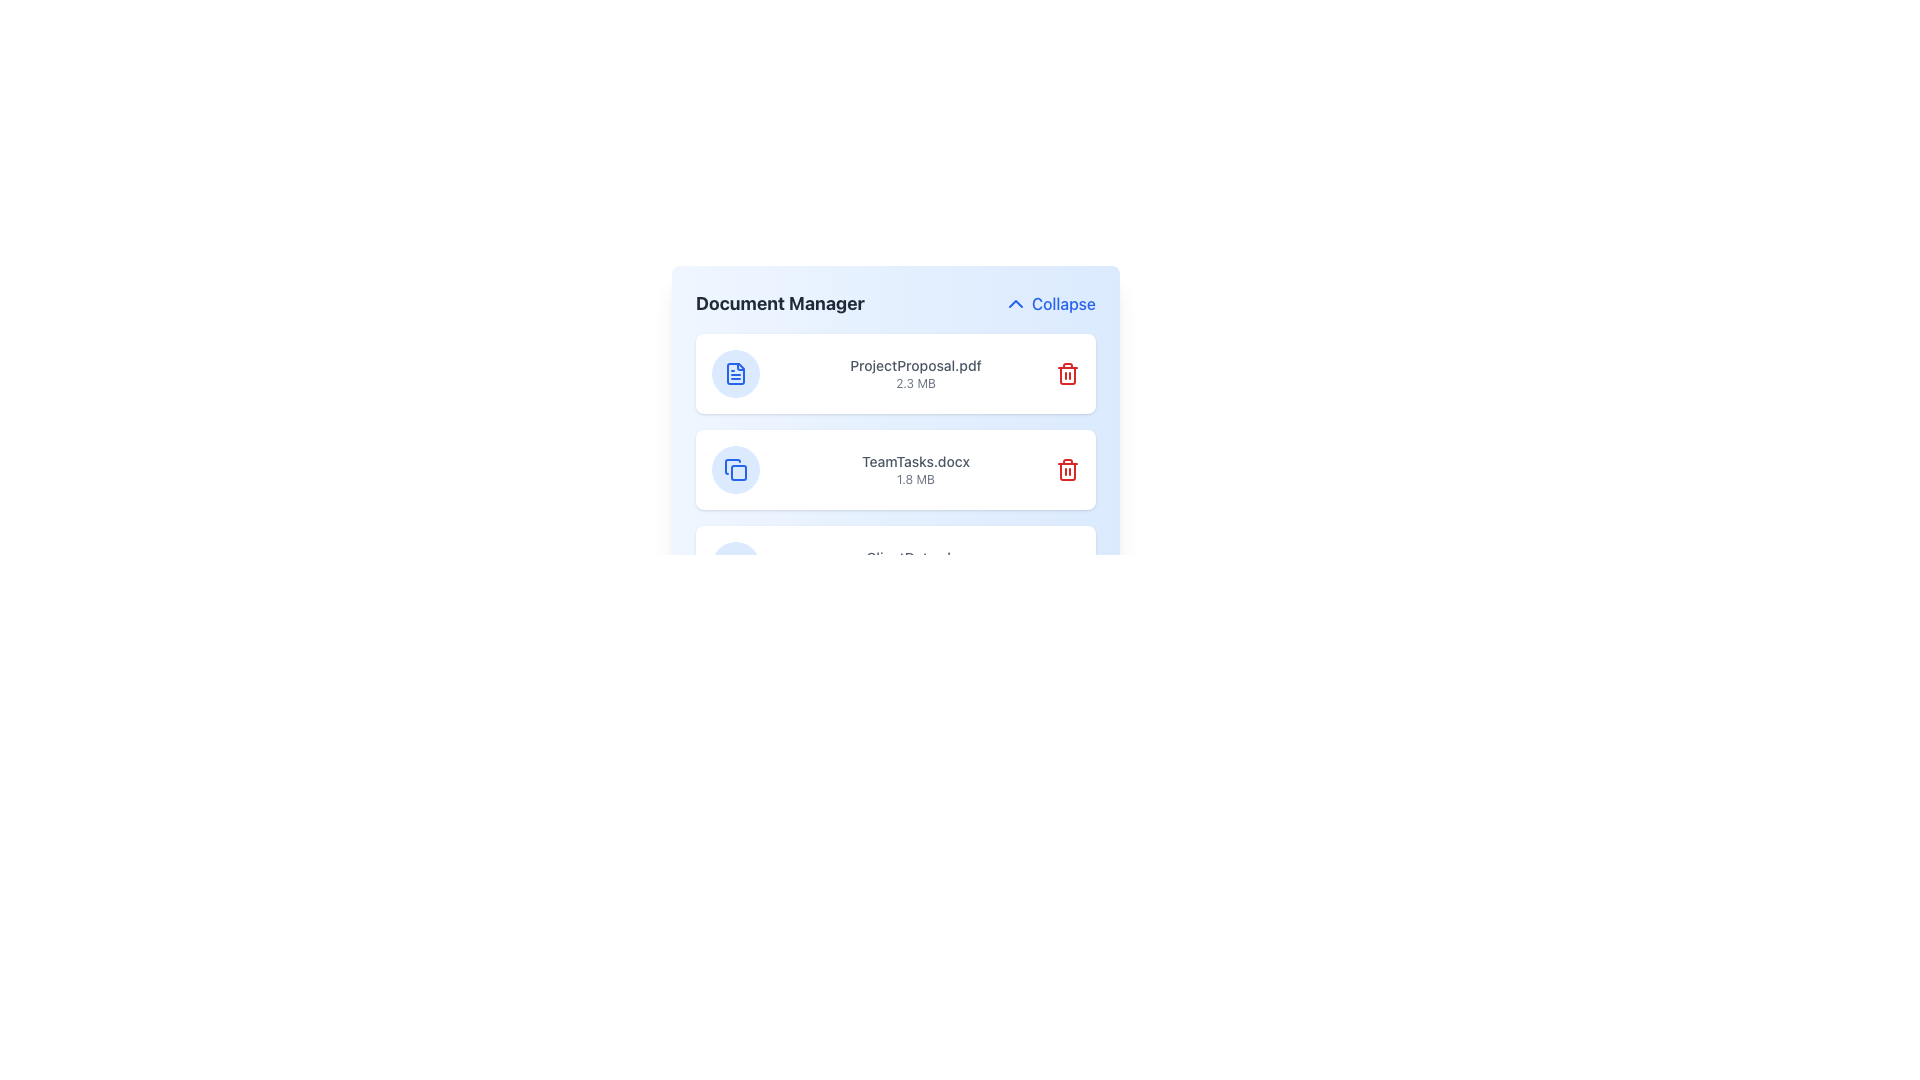 Image resolution: width=1920 pixels, height=1080 pixels. What do you see at coordinates (738, 473) in the screenshot?
I see `the central graphical representation of the file icon for 'TeamTasks.docx' which indicates the file's format or functionality` at bounding box center [738, 473].